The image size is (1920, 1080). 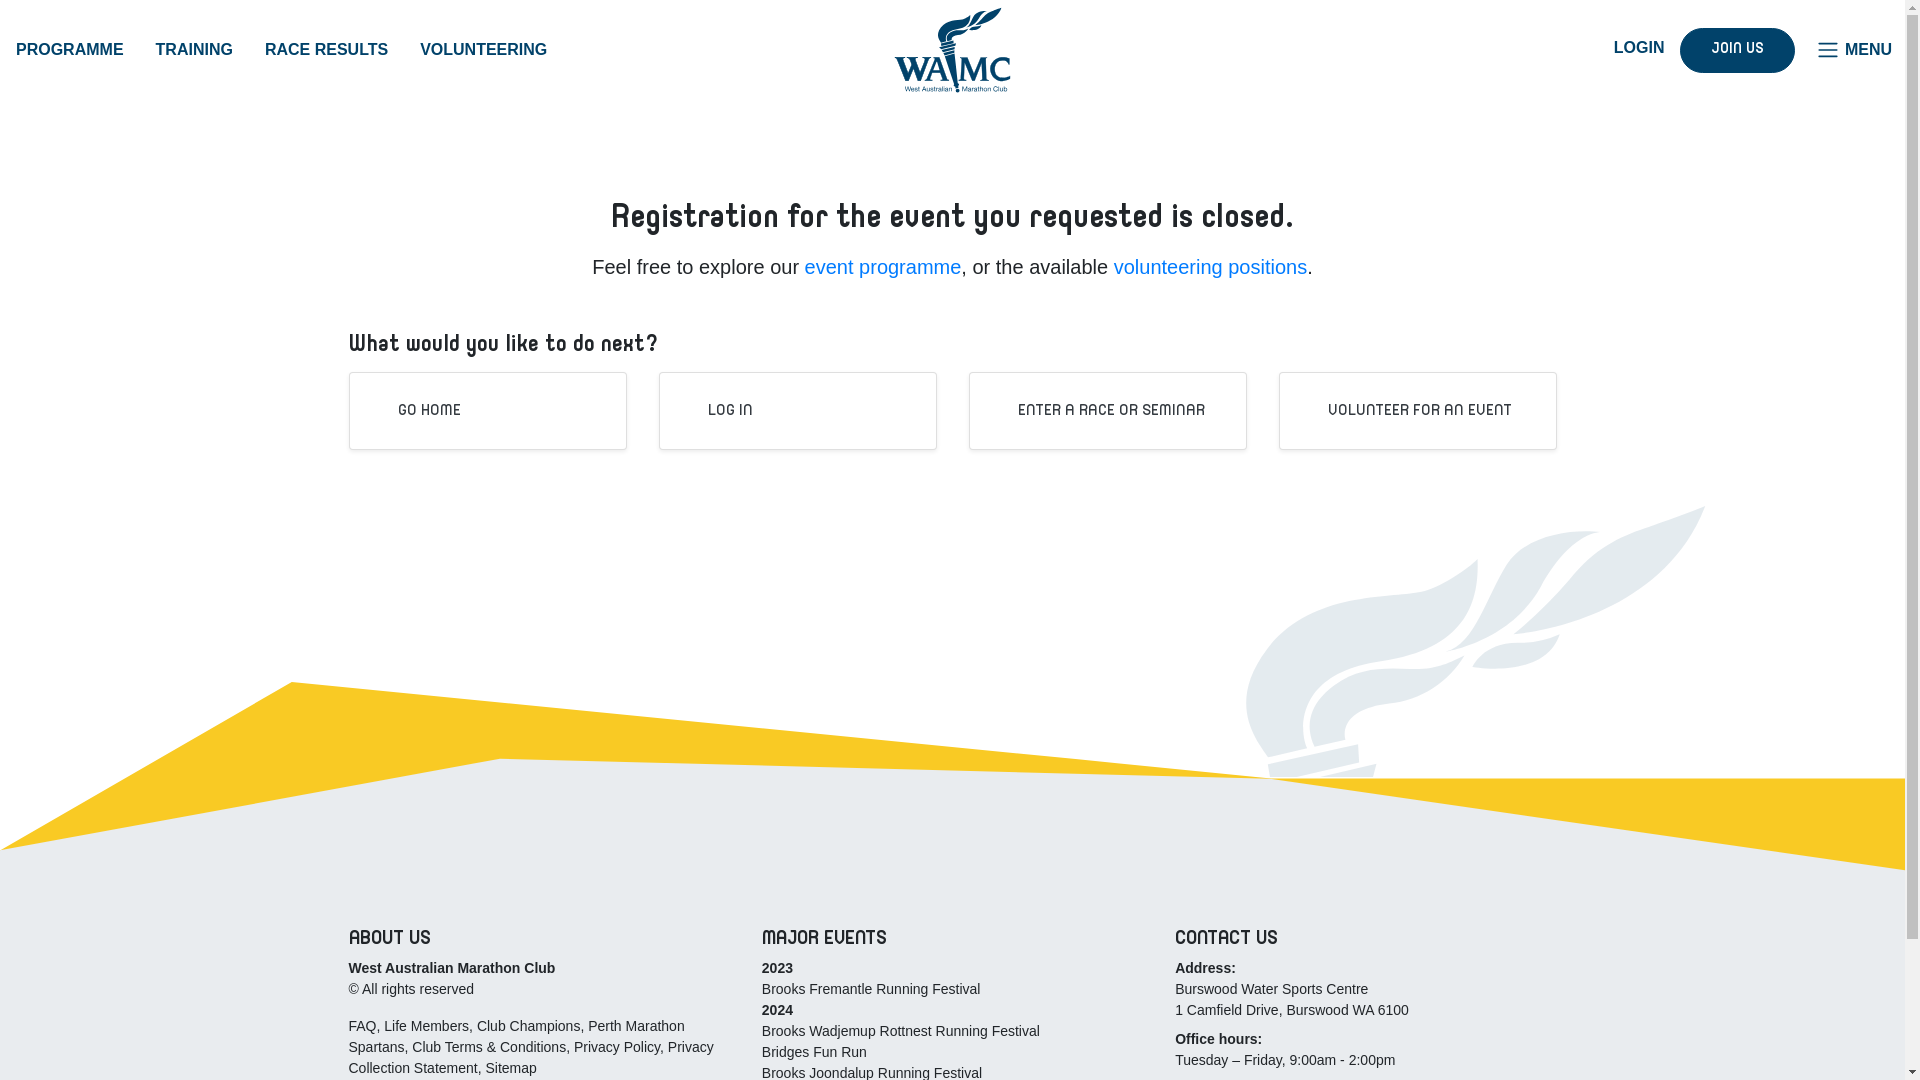 What do you see at coordinates (326, 49) in the screenshot?
I see `'RACE RESULTS'` at bounding box center [326, 49].